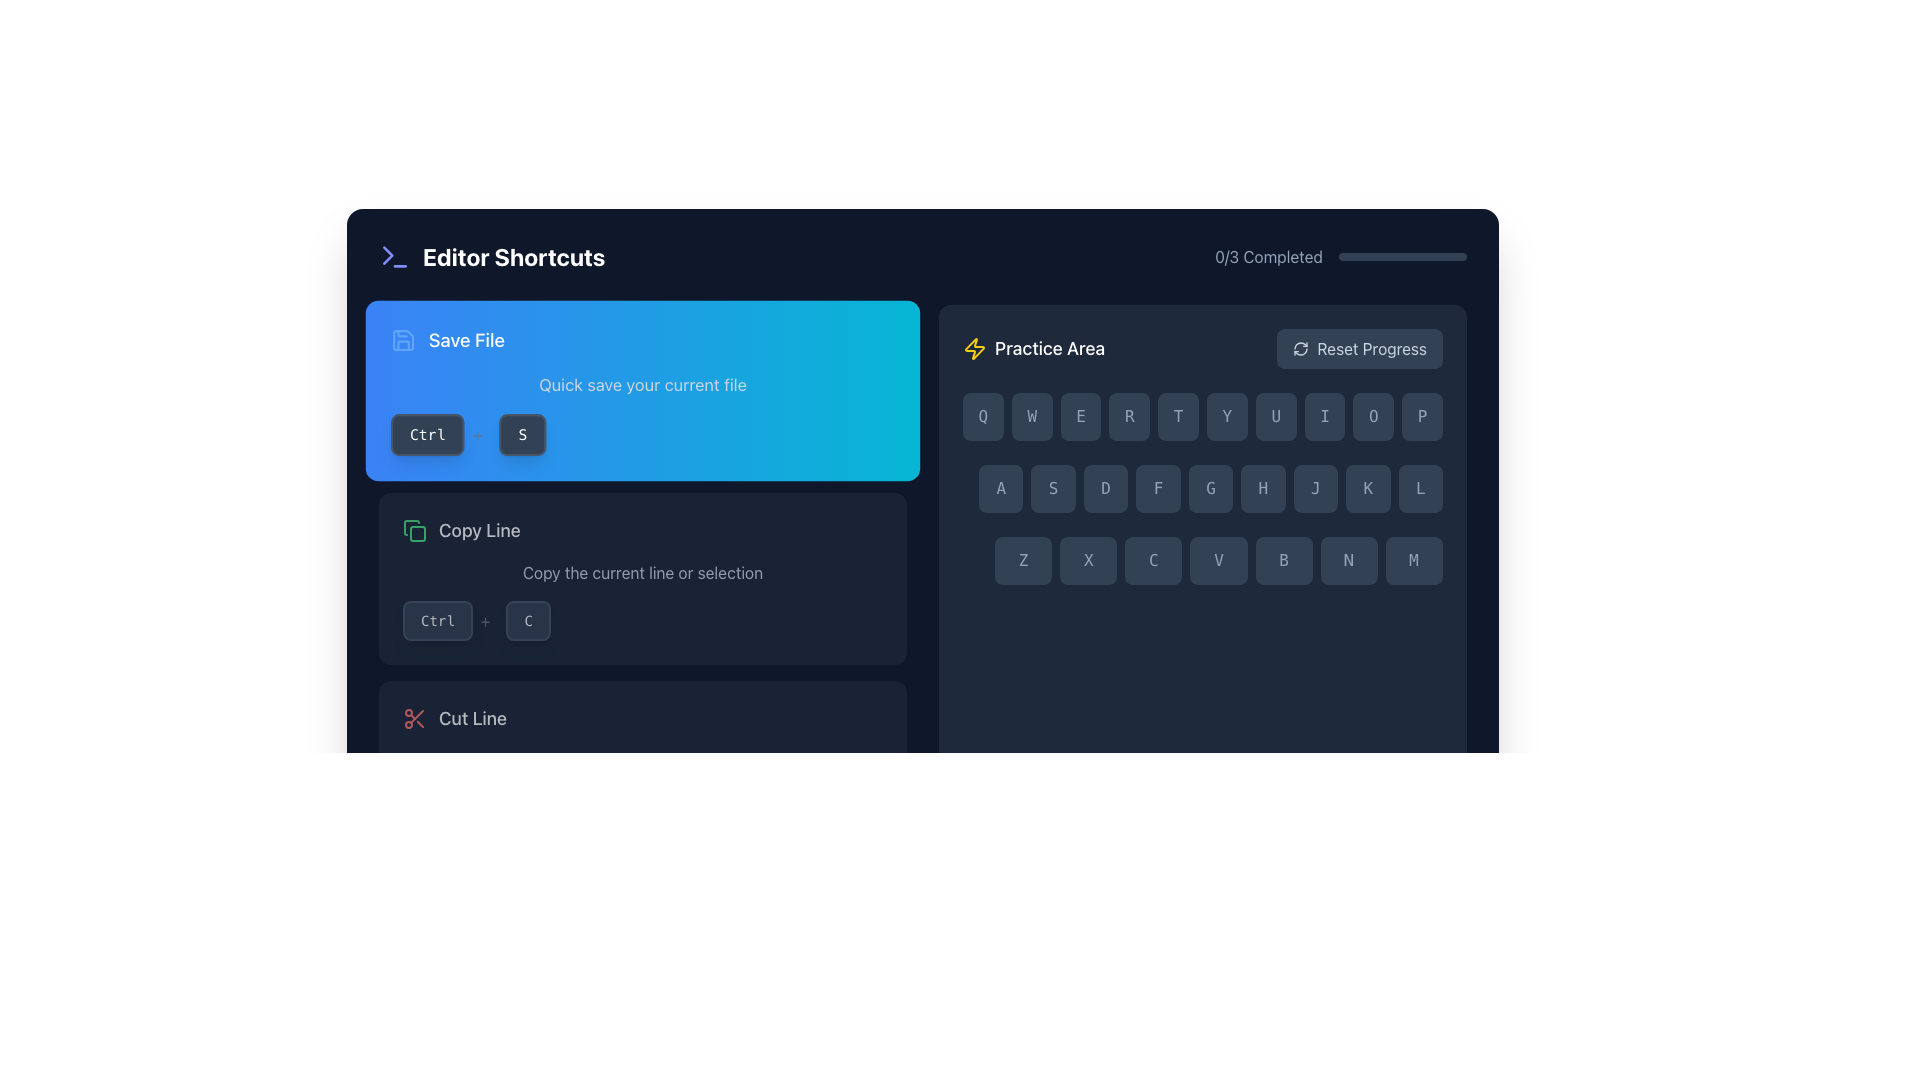 The width and height of the screenshot is (1920, 1080). I want to click on the Text and progress bar combination displaying '0/3 Completed' located at the top-right corner of the interface, aligned with the 'Editor Shortcuts' header, so click(1341, 256).